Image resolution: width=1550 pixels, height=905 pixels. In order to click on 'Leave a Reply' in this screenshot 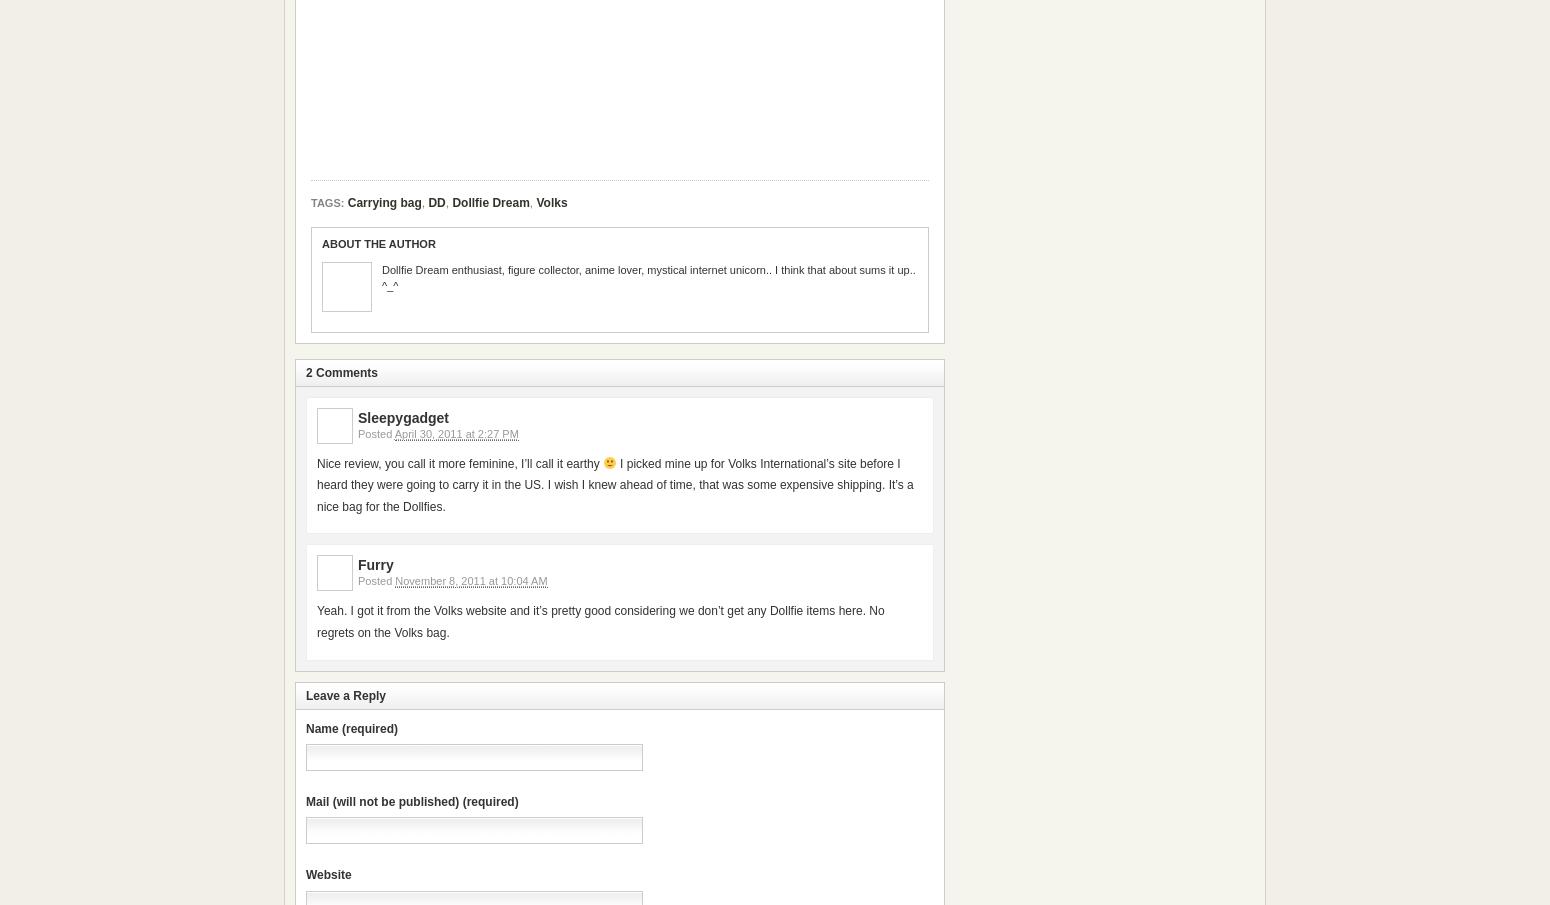, I will do `click(344, 695)`.